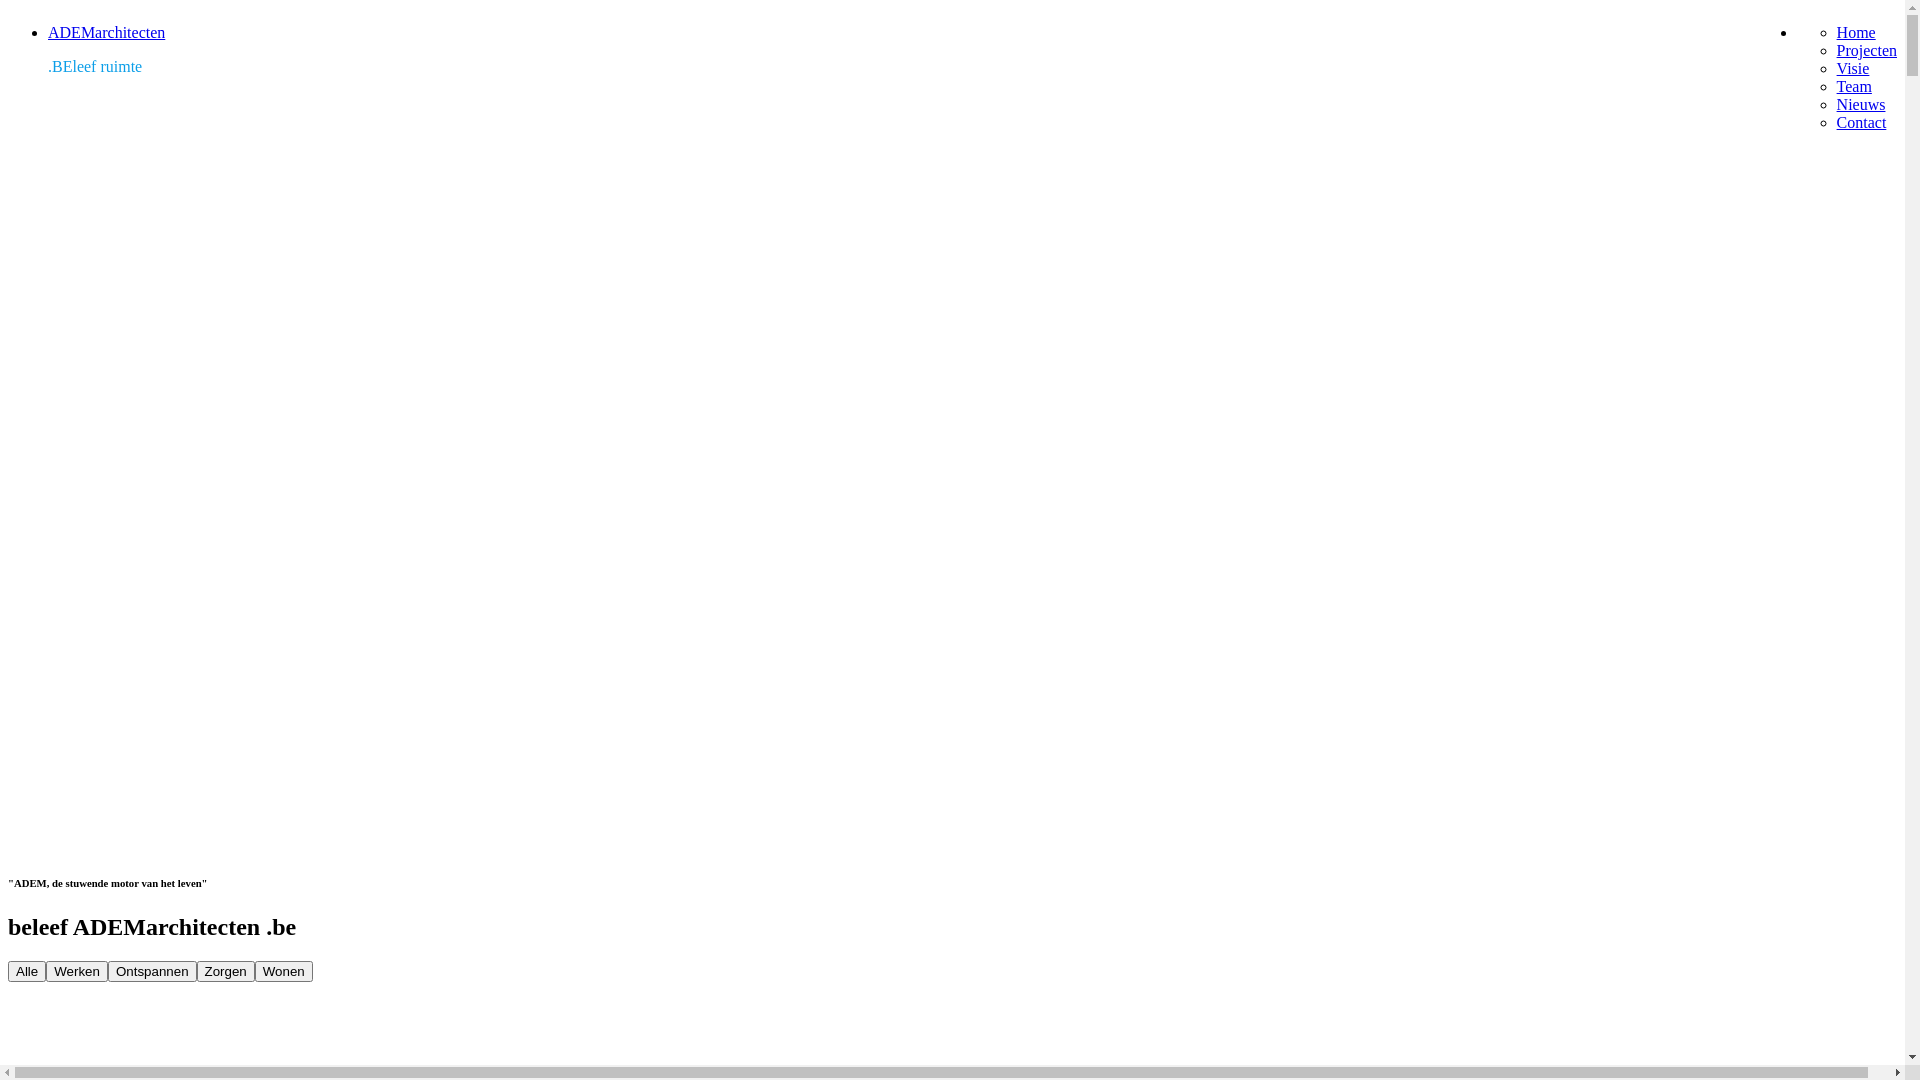  Describe the element at coordinates (1837, 104) in the screenshot. I see `'Nieuws'` at that location.